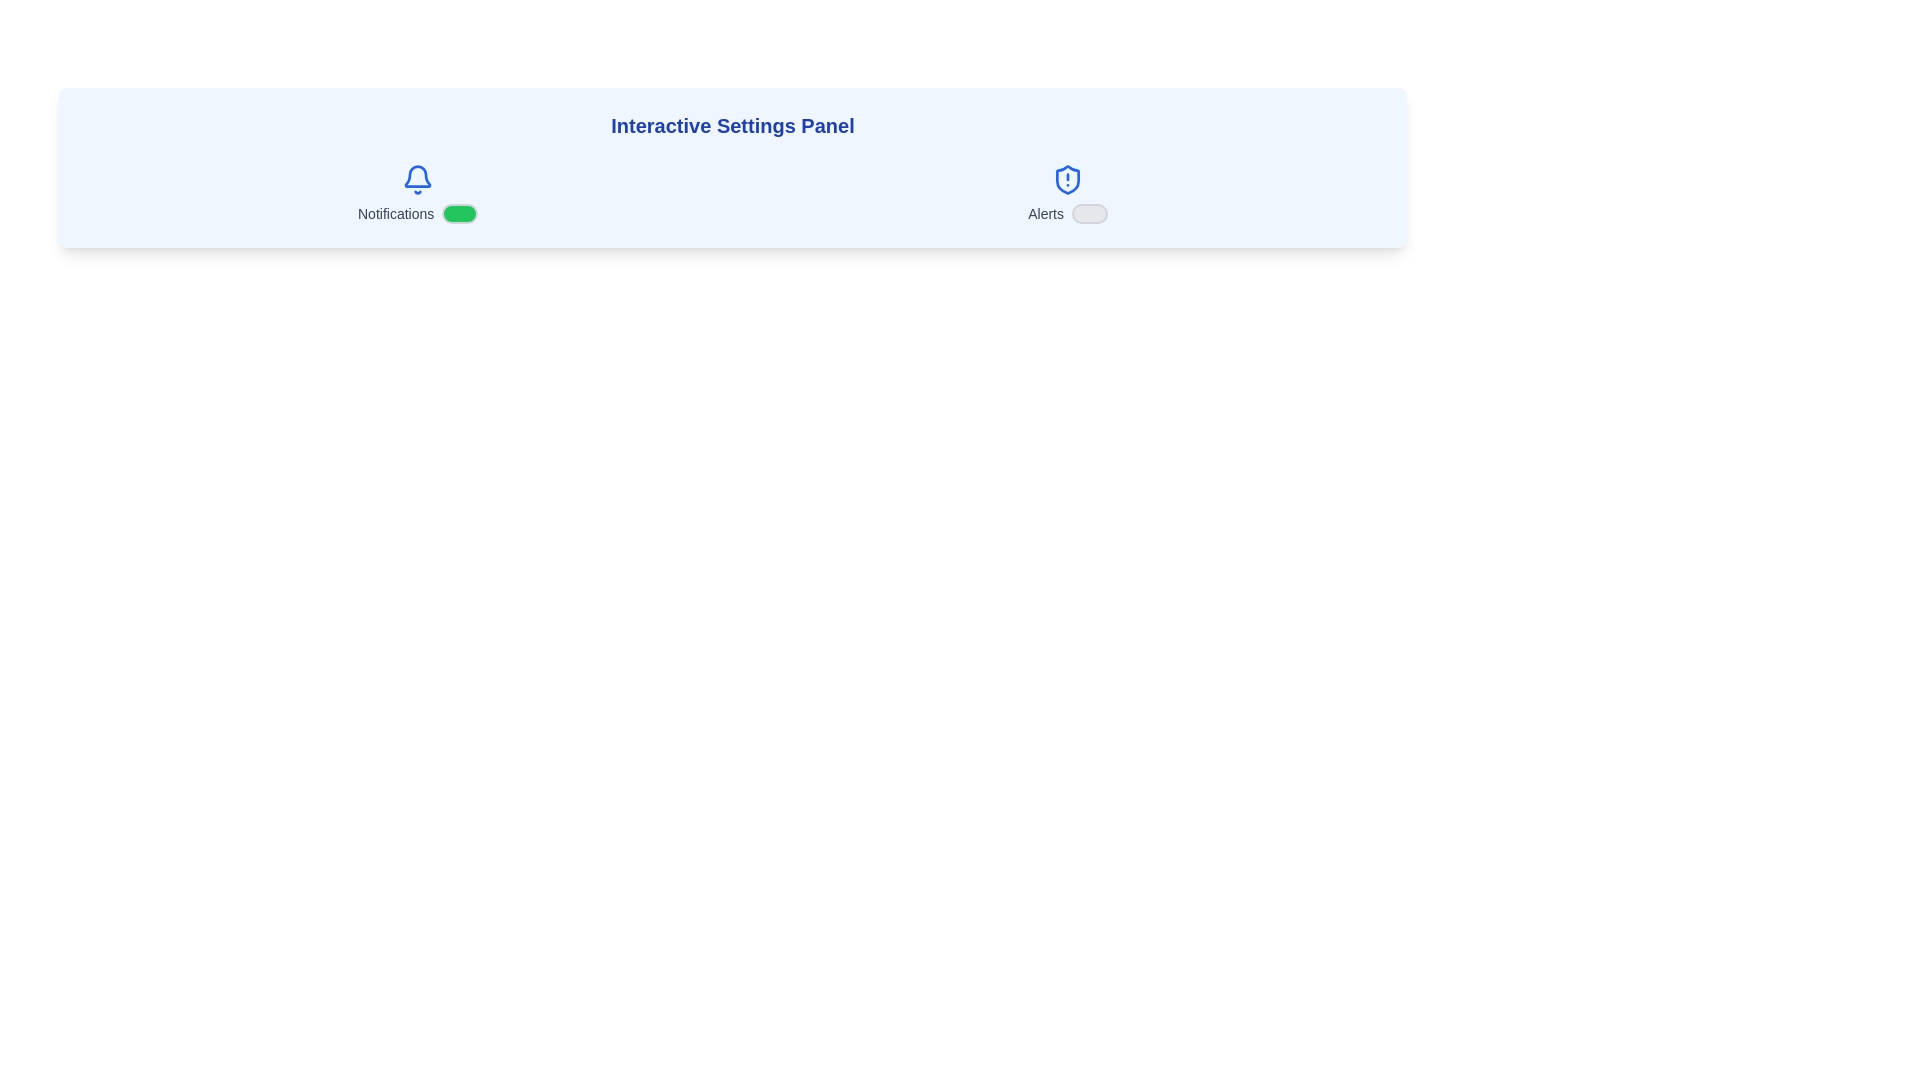 The height and width of the screenshot is (1080, 1920). Describe the element at coordinates (356, 204) in the screenshot. I see `the 'Notifications' label by clicking and dragging over it` at that location.